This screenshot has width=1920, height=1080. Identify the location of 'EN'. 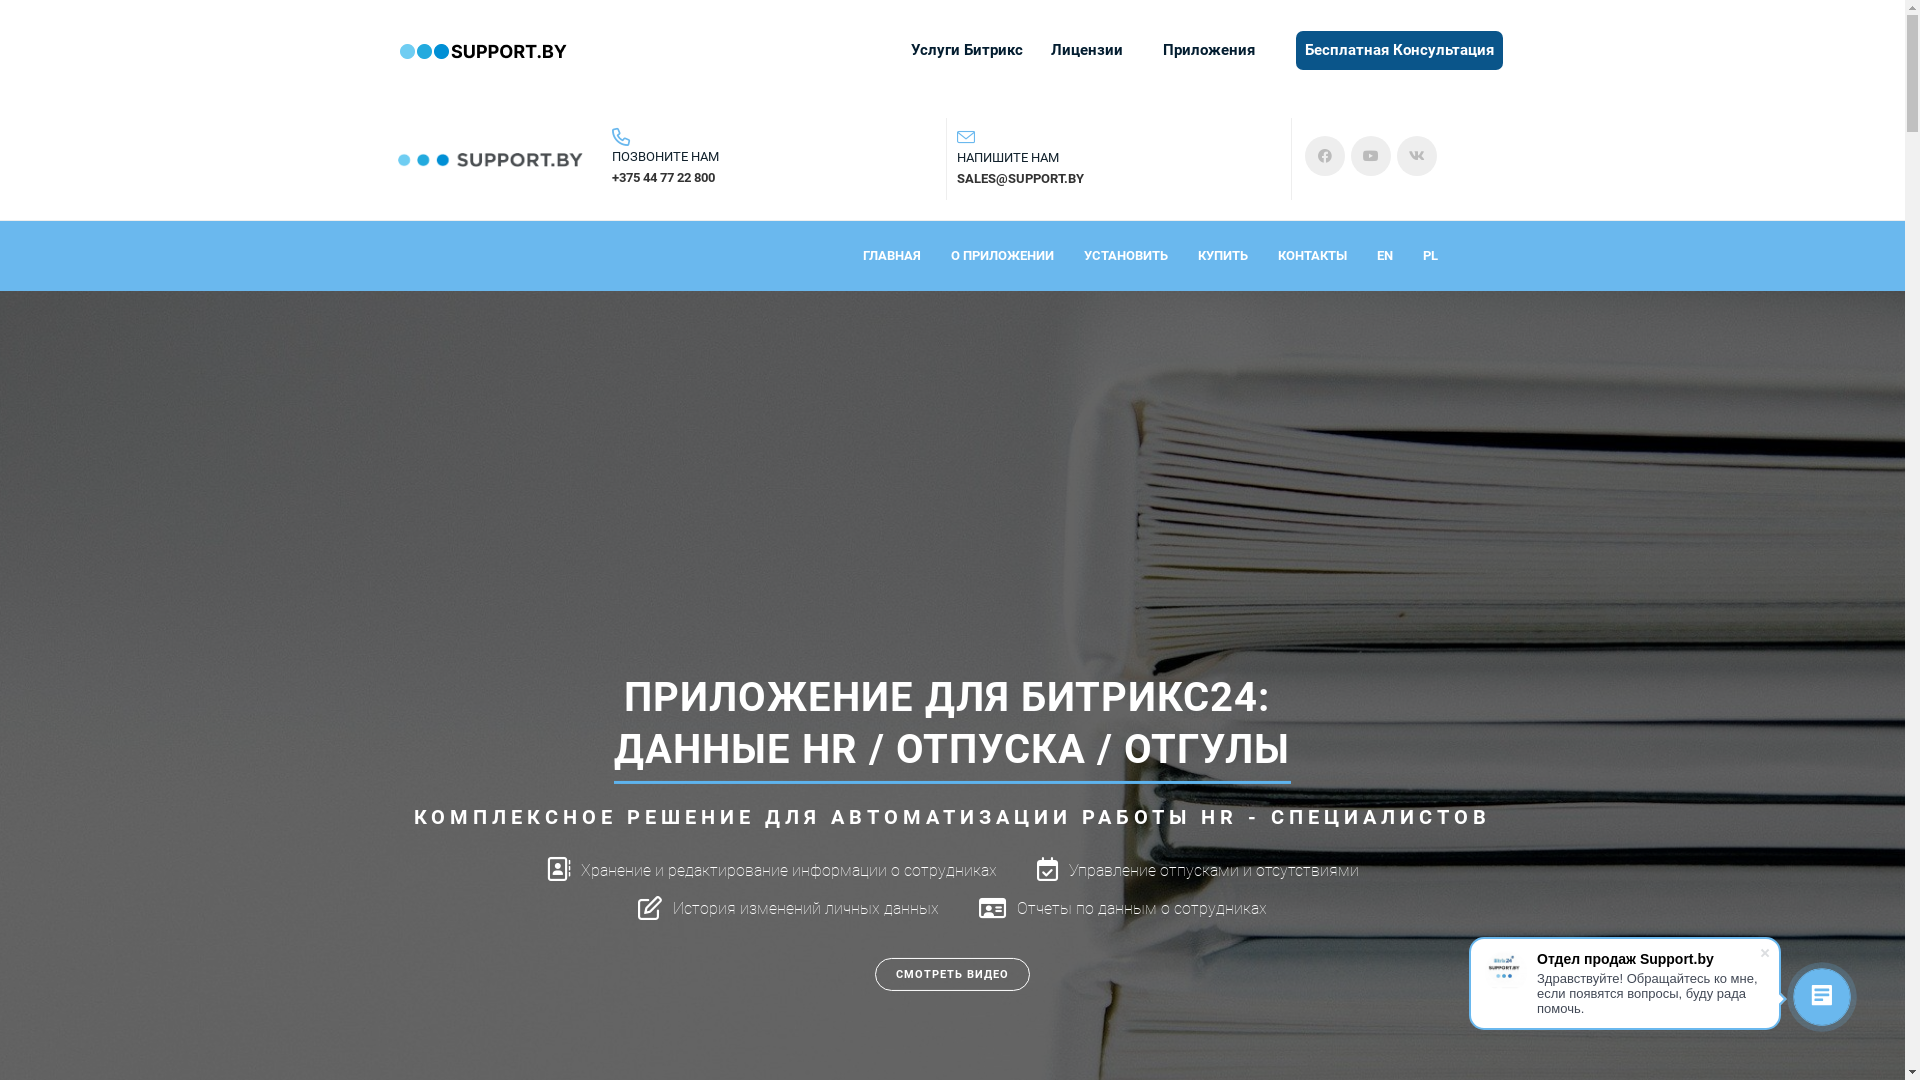
(1384, 255).